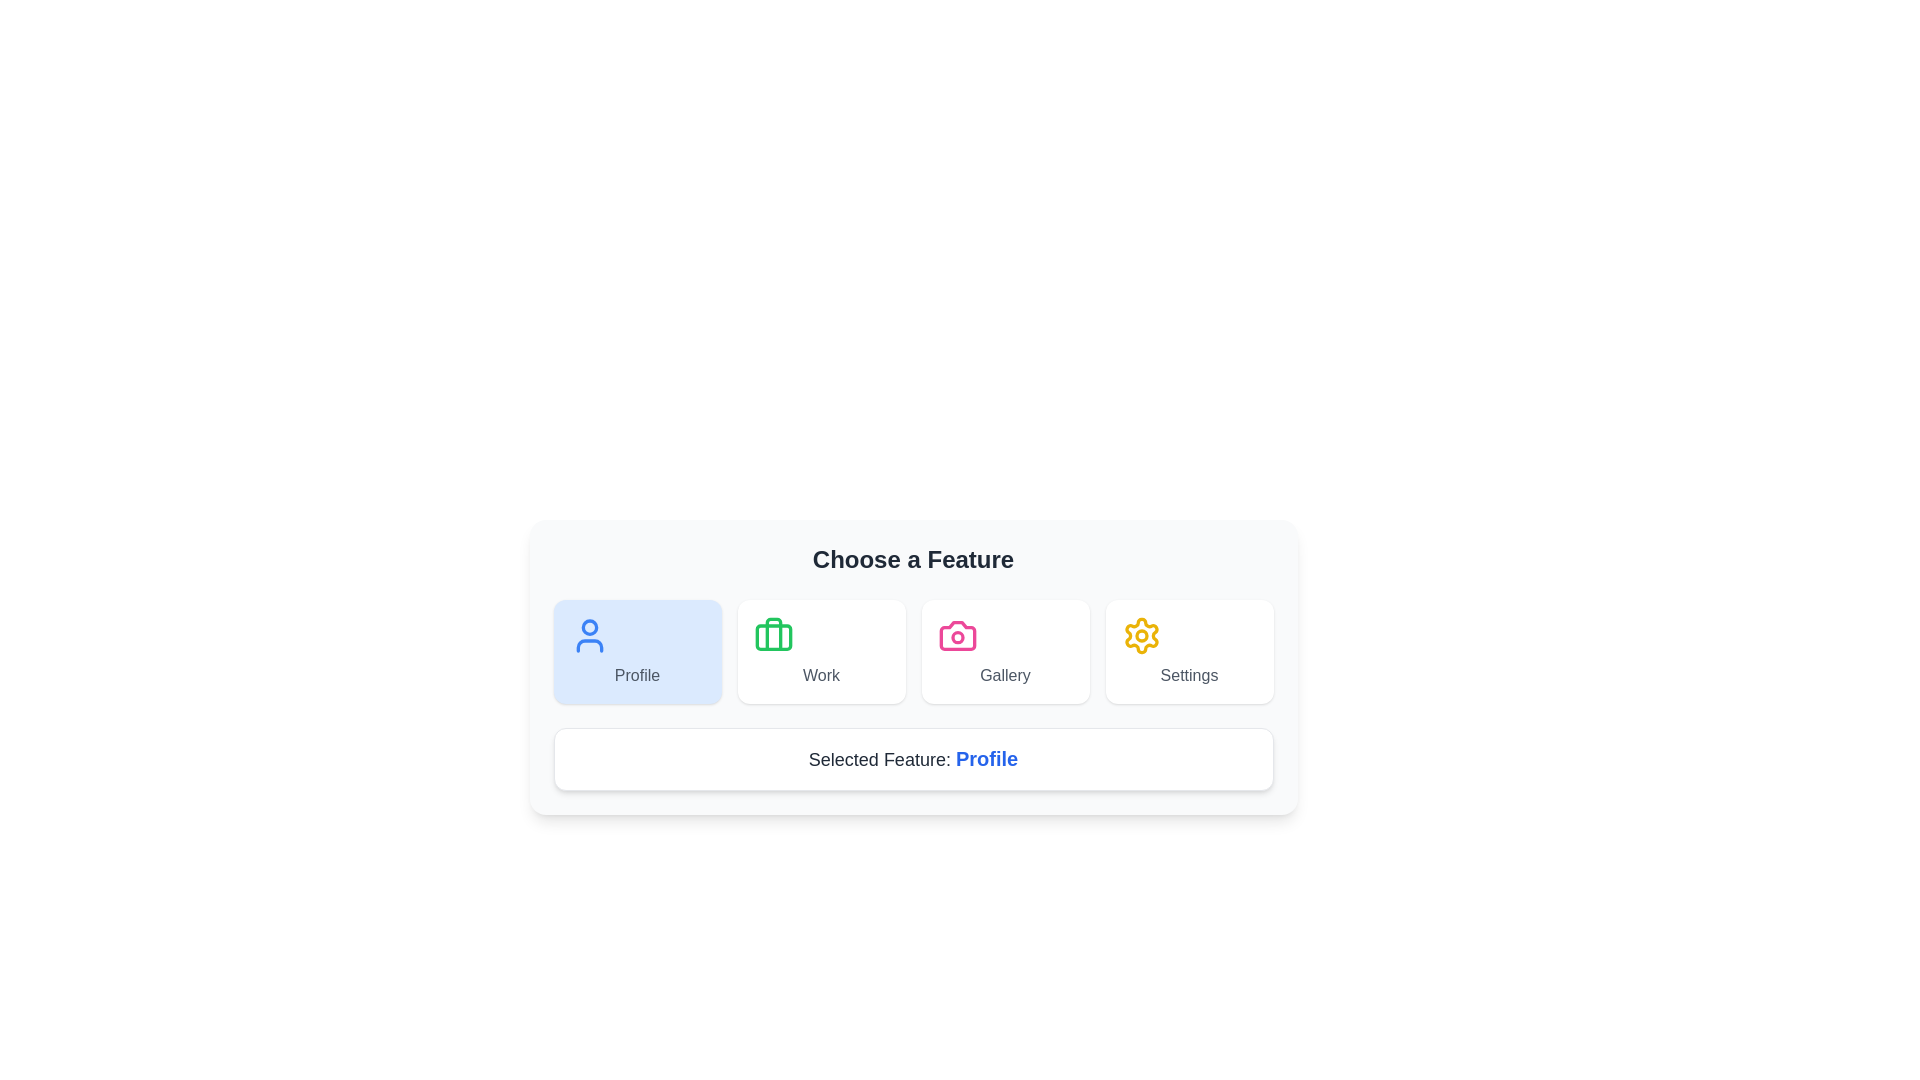  I want to click on the 'Settings' icon located in the fourth position from the left in the 'Choose a Feature' menu, so click(1141, 636).